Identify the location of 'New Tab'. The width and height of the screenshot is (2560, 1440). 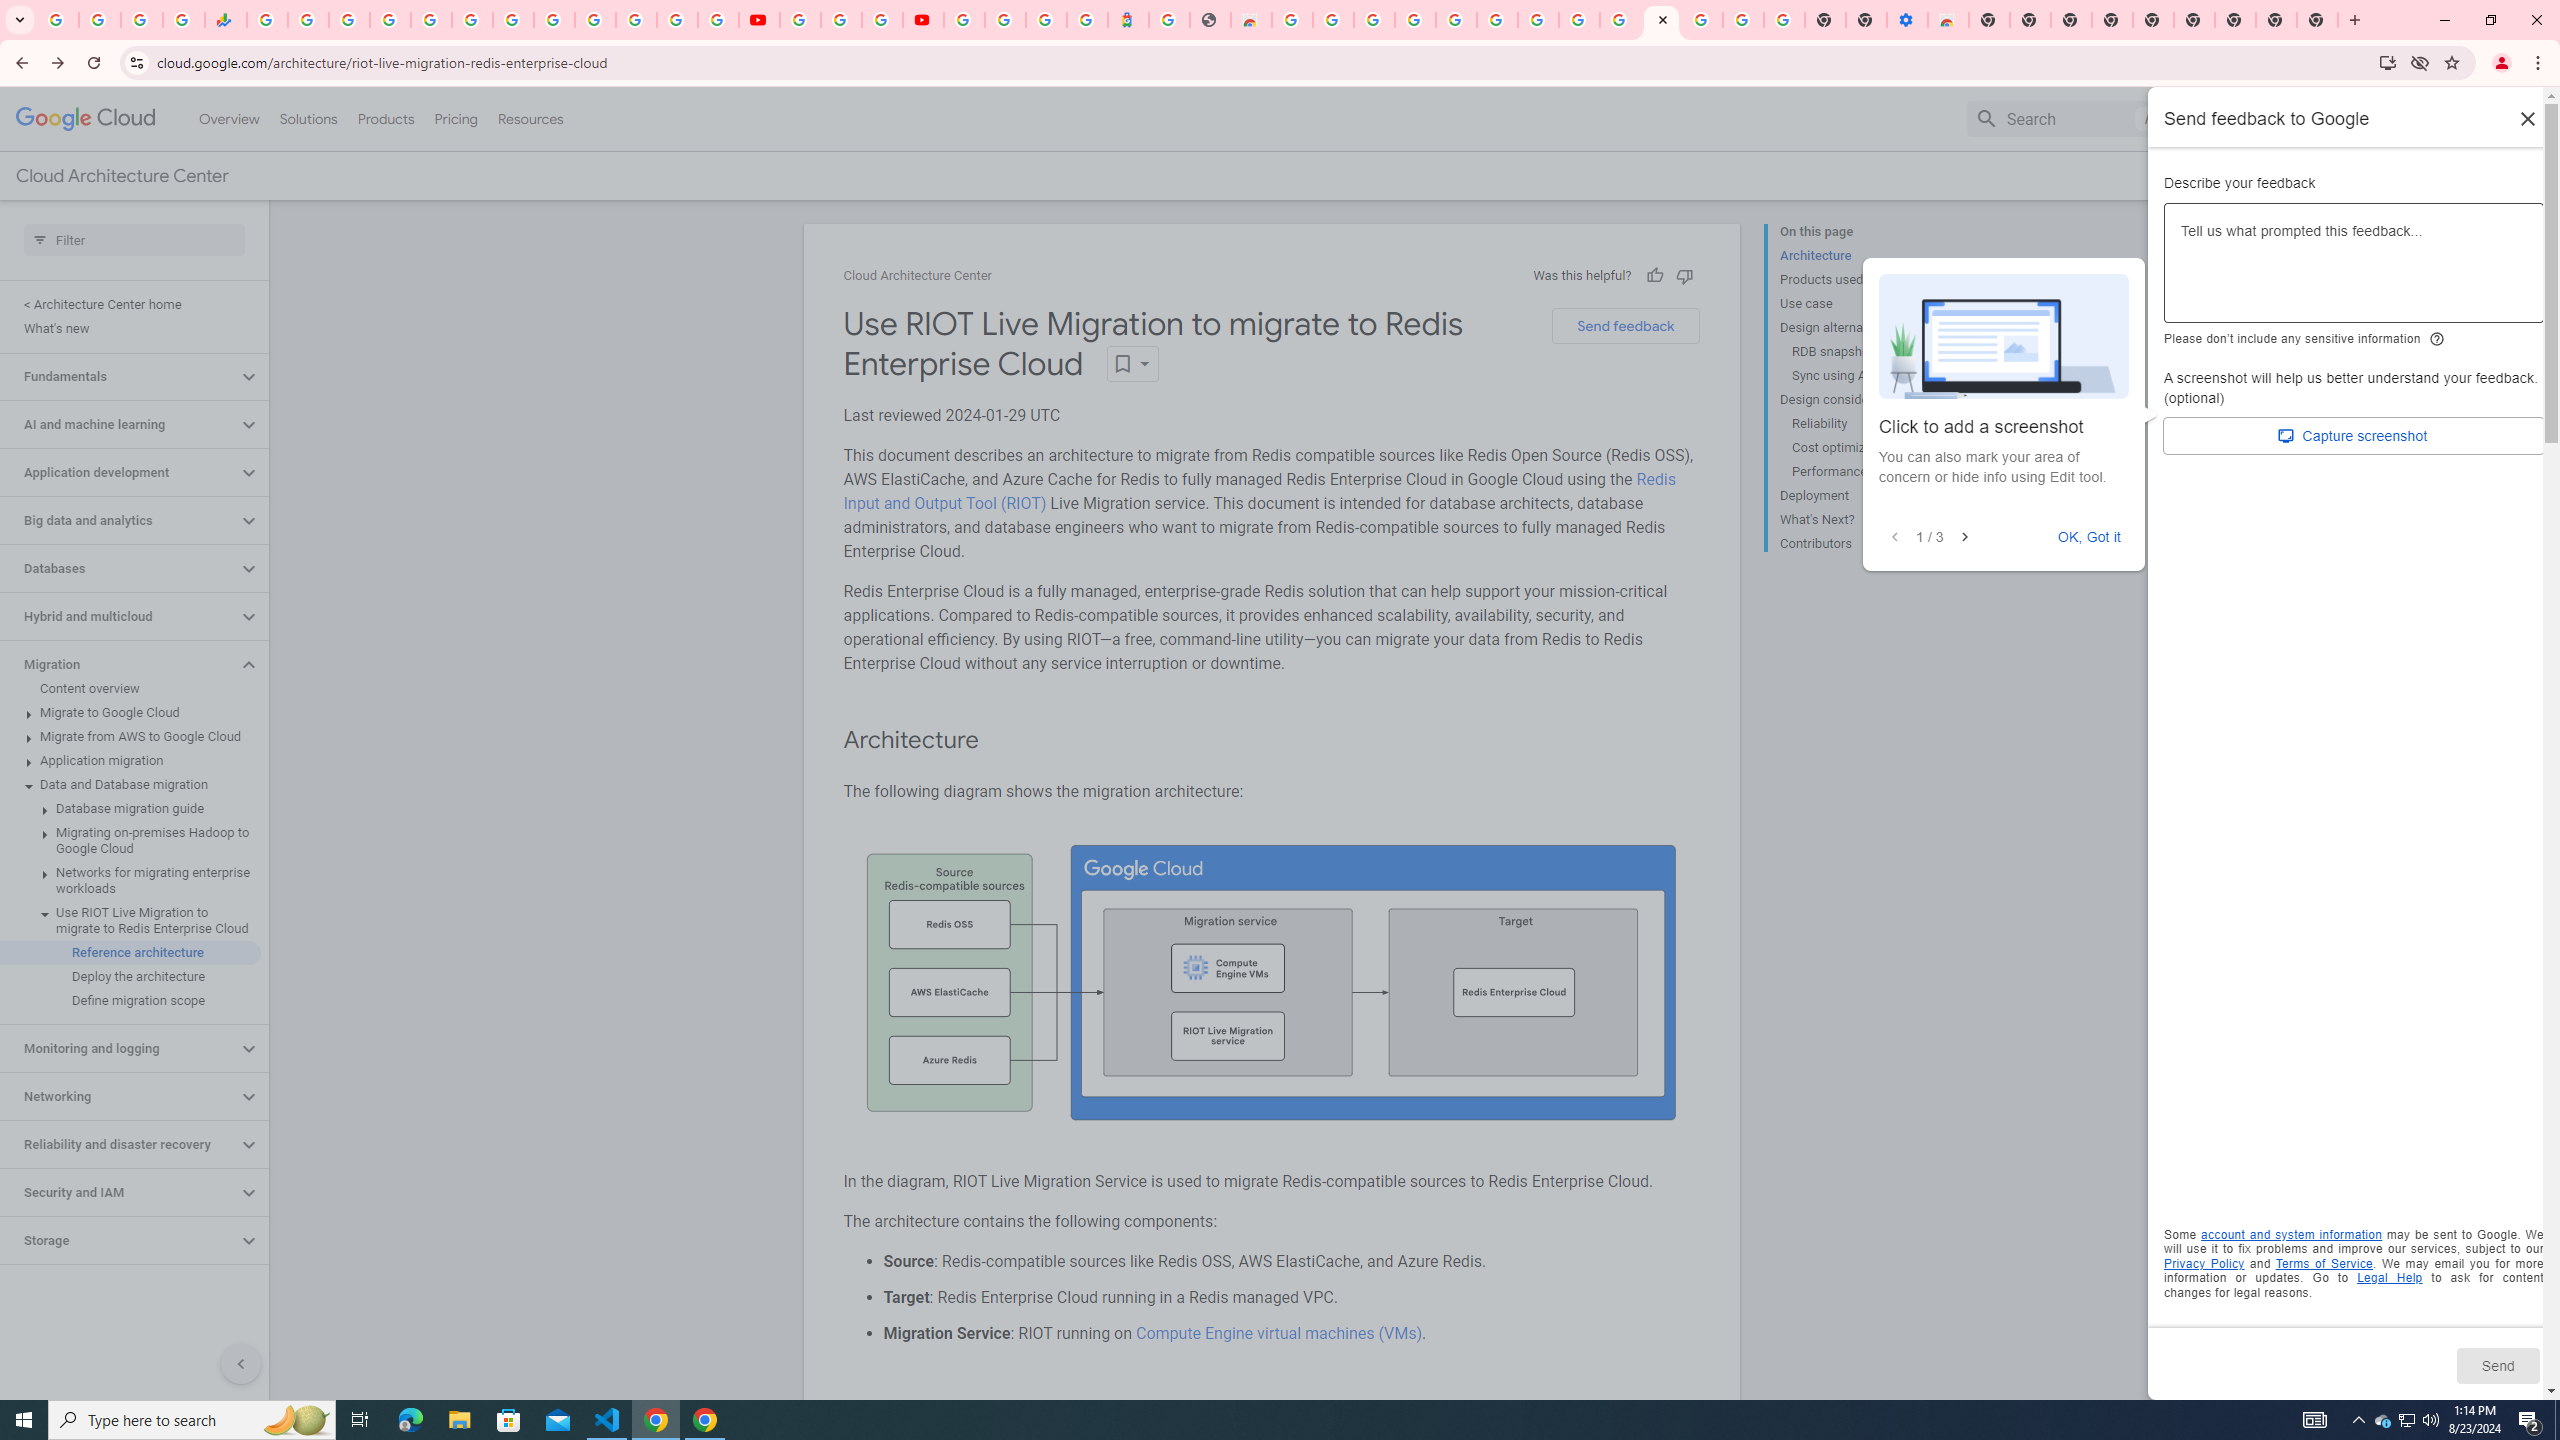
(2235, 19).